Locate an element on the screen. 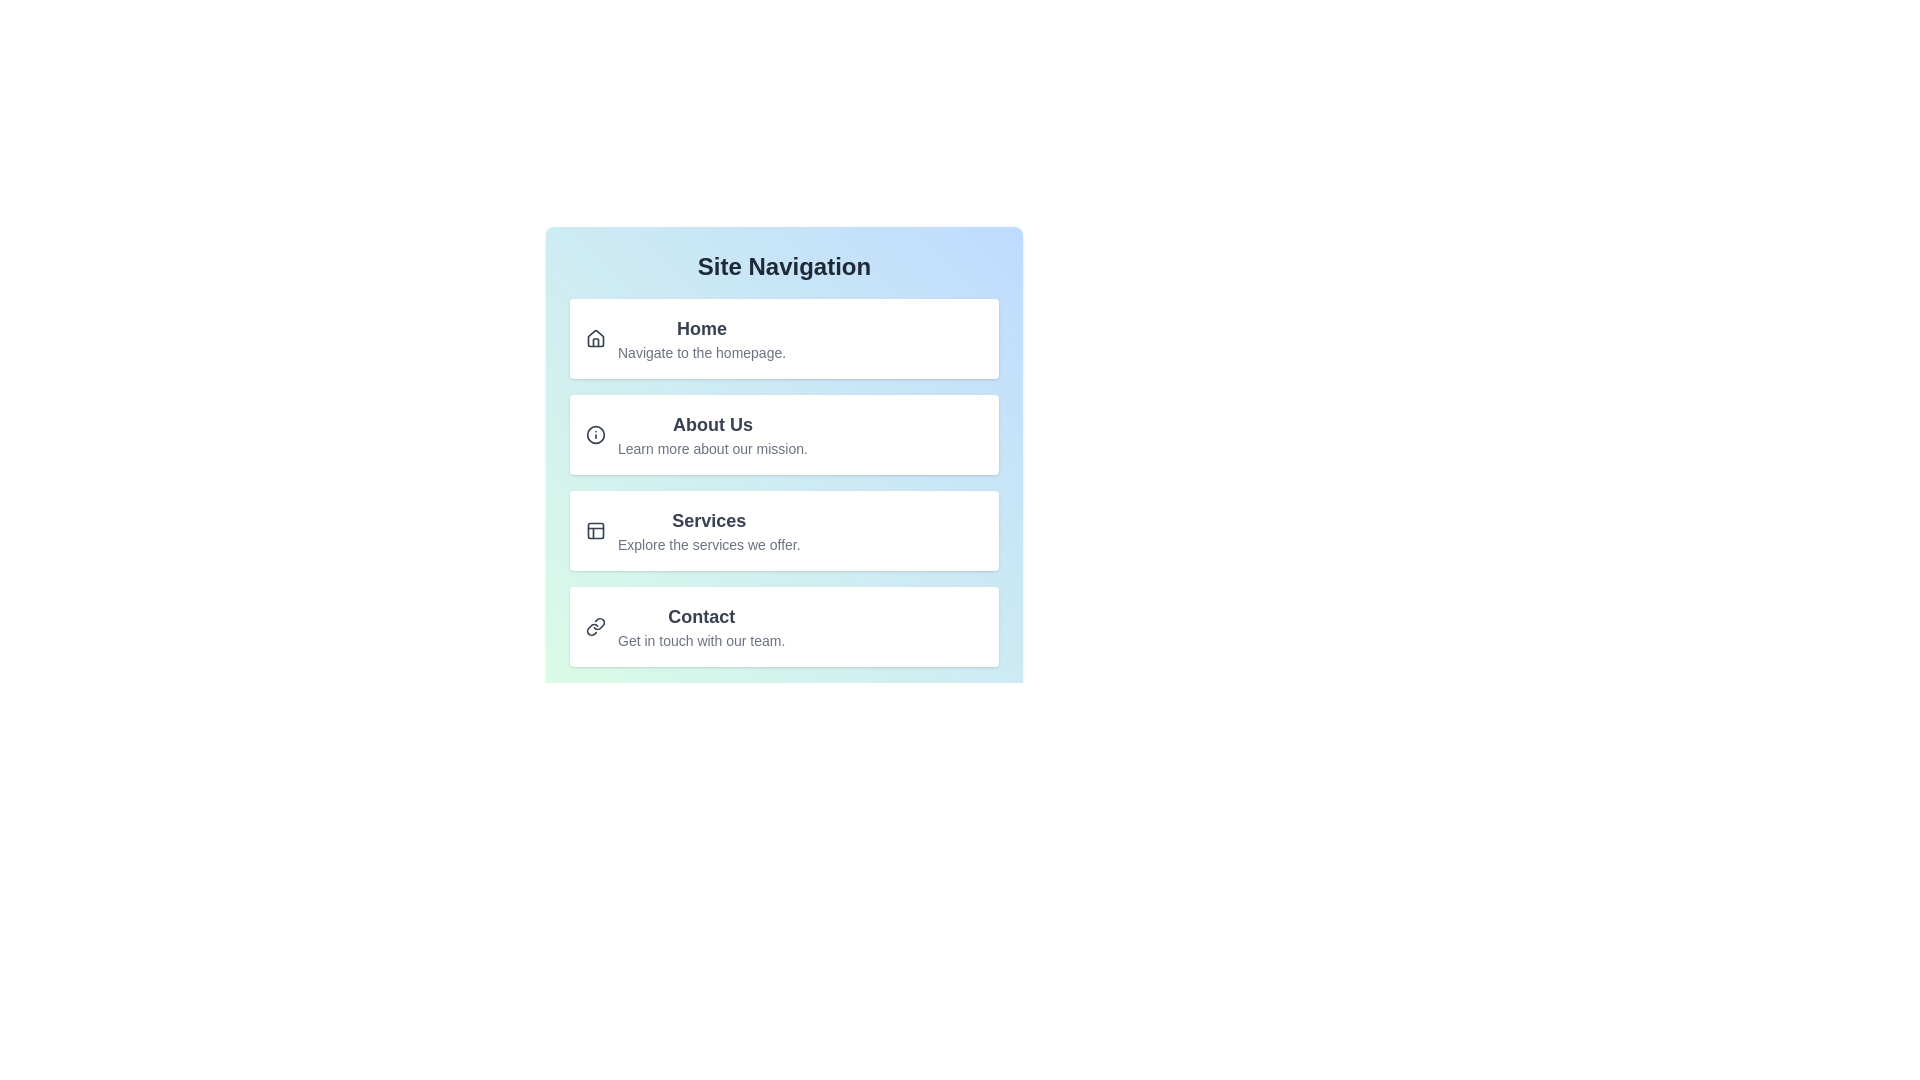  the 'Contact' hyperlink icon located to the left of the text in the fourth card of the vertical navigation menu is located at coordinates (594, 626).